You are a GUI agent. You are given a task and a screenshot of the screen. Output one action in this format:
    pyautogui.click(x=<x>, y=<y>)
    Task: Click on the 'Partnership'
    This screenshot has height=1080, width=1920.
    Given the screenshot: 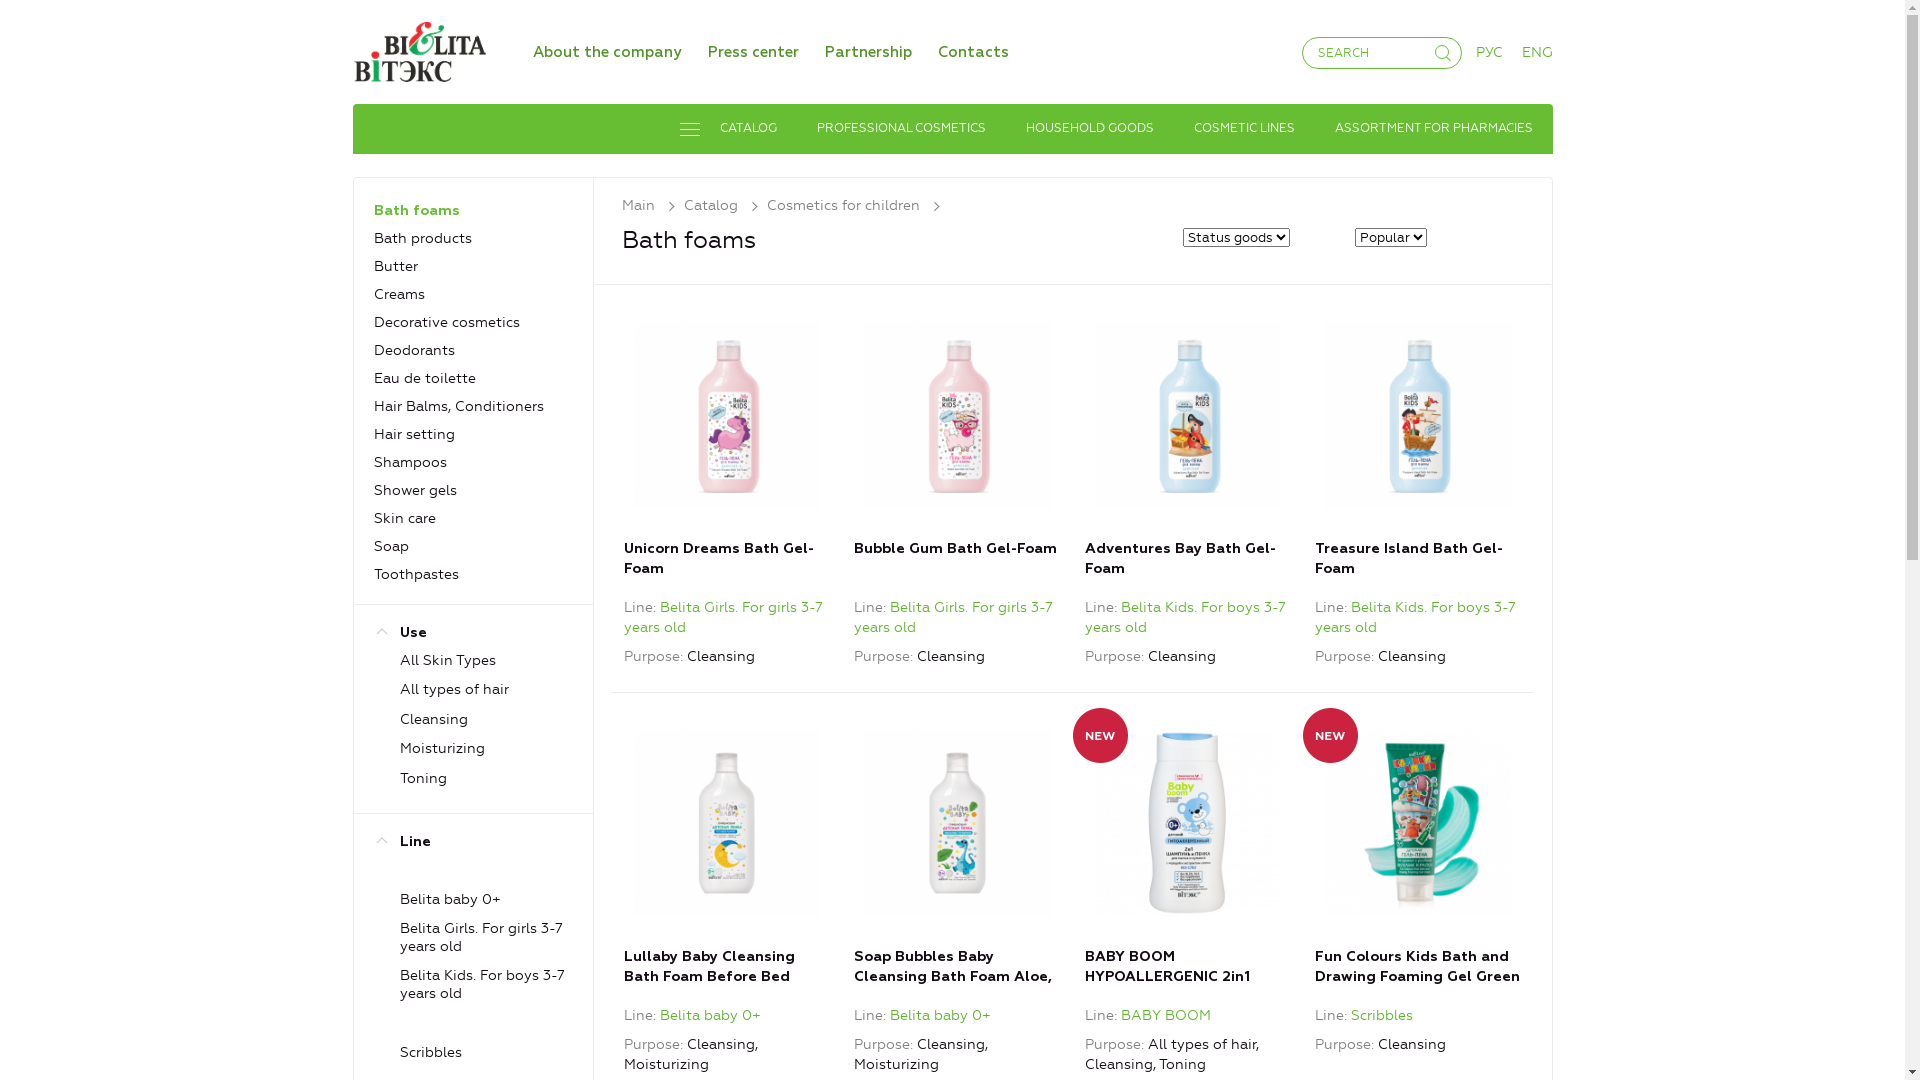 What is the action you would take?
    pyautogui.click(x=867, y=51)
    